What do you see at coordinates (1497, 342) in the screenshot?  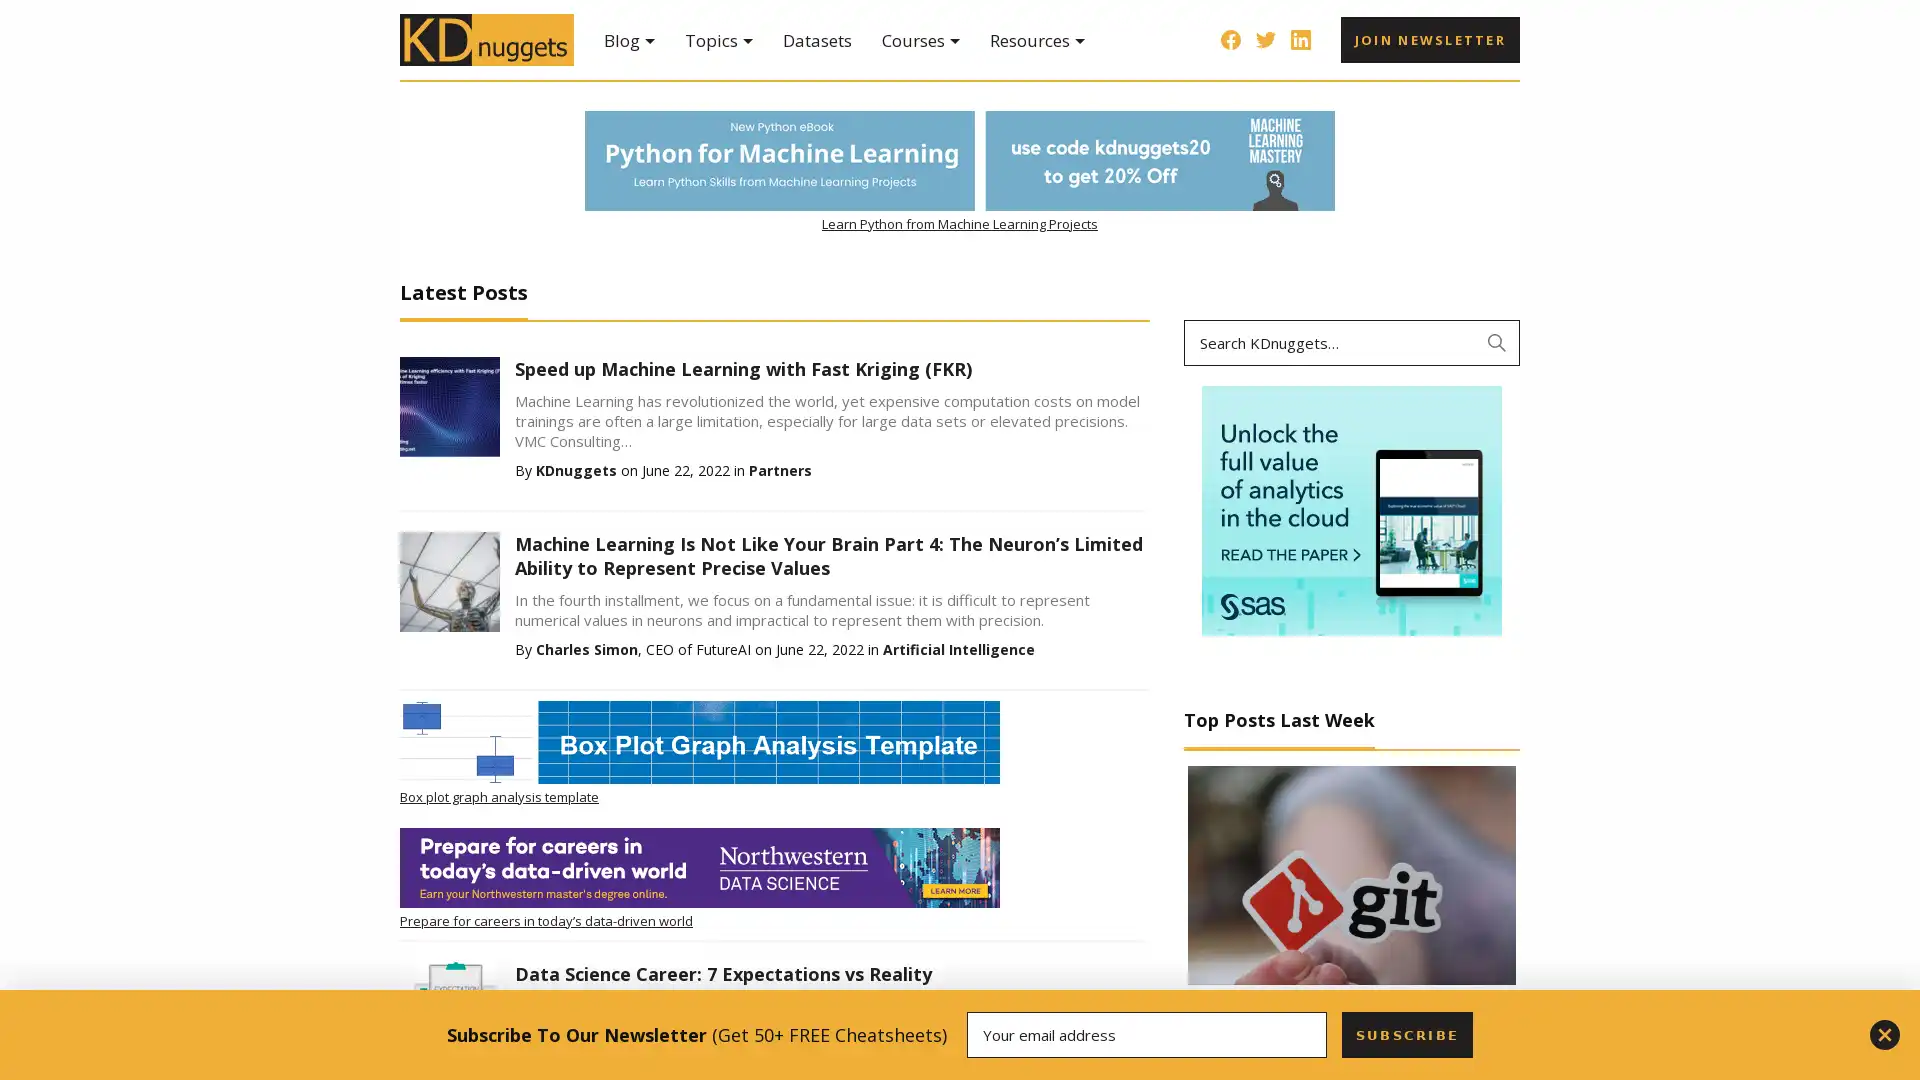 I see `Search` at bounding box center [1497, 342].